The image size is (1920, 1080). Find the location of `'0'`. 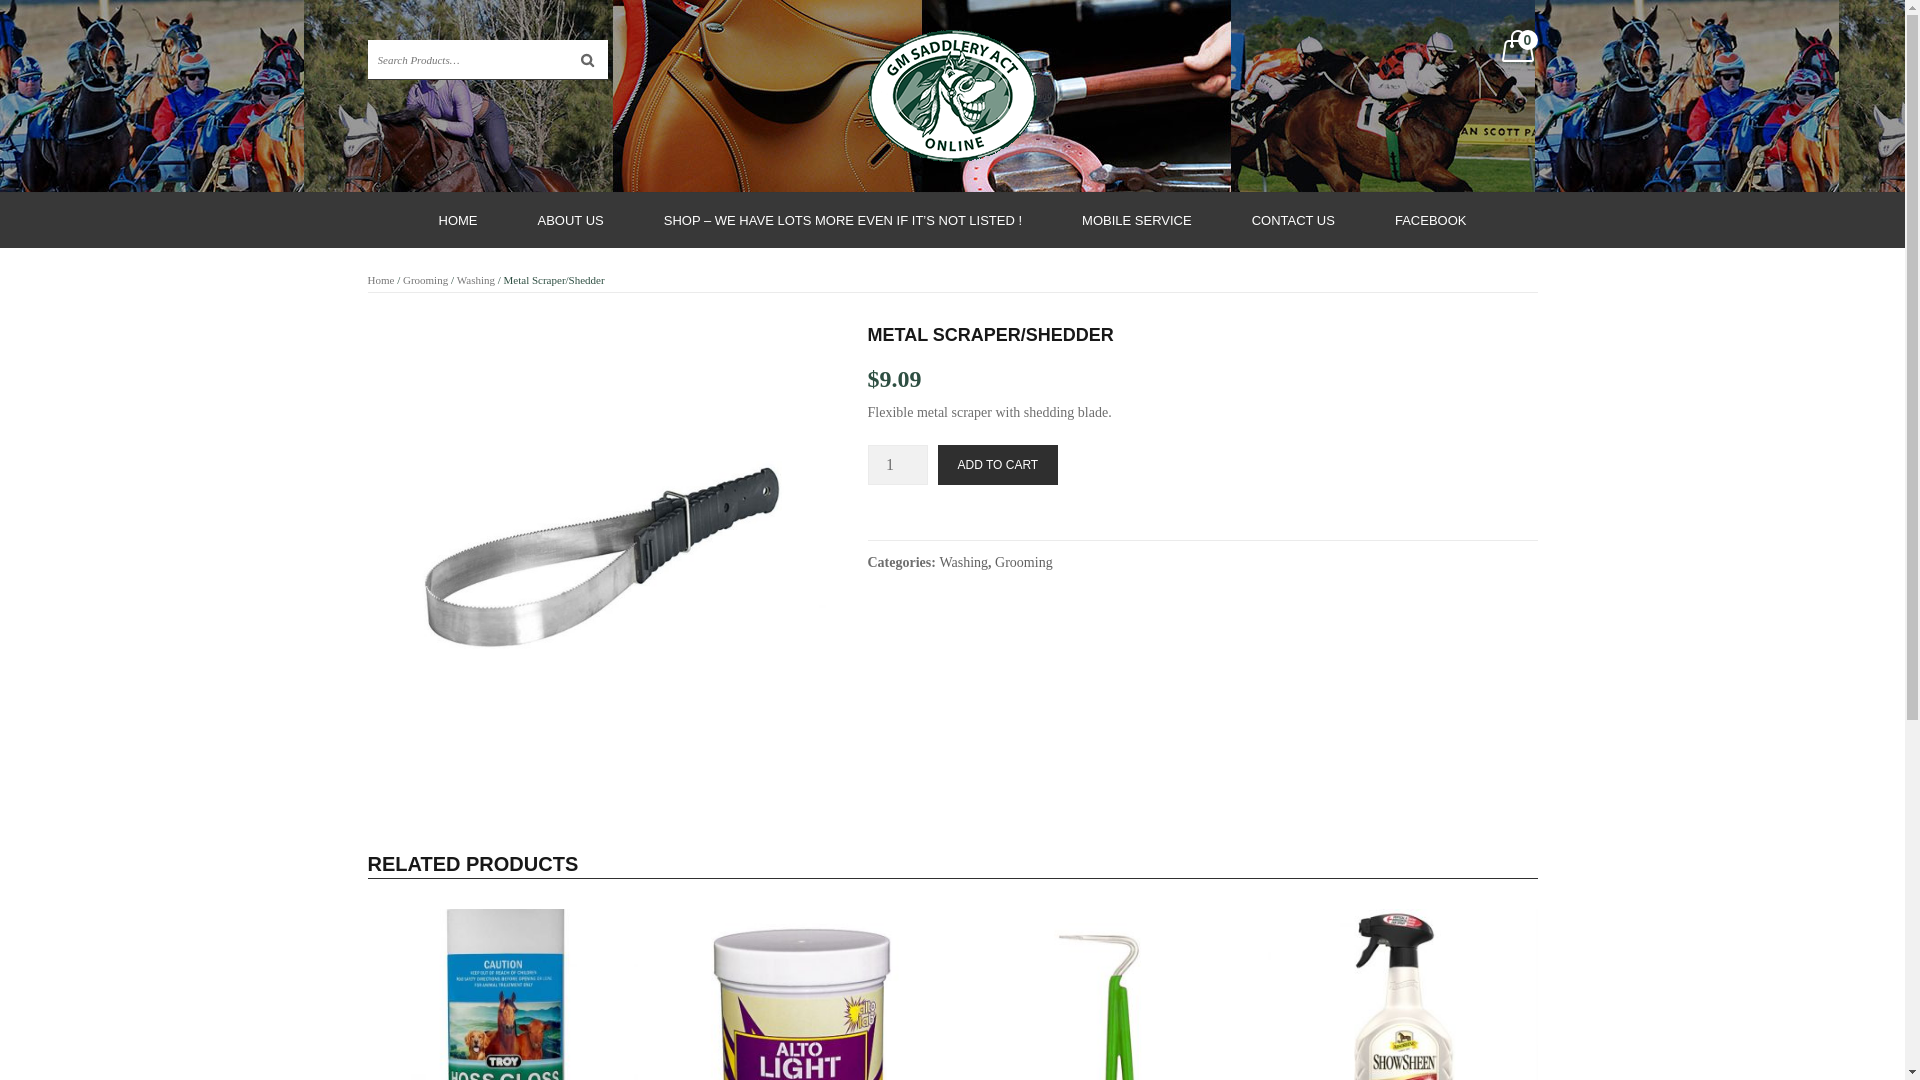

'0' is located at coordinates (1517, 49).